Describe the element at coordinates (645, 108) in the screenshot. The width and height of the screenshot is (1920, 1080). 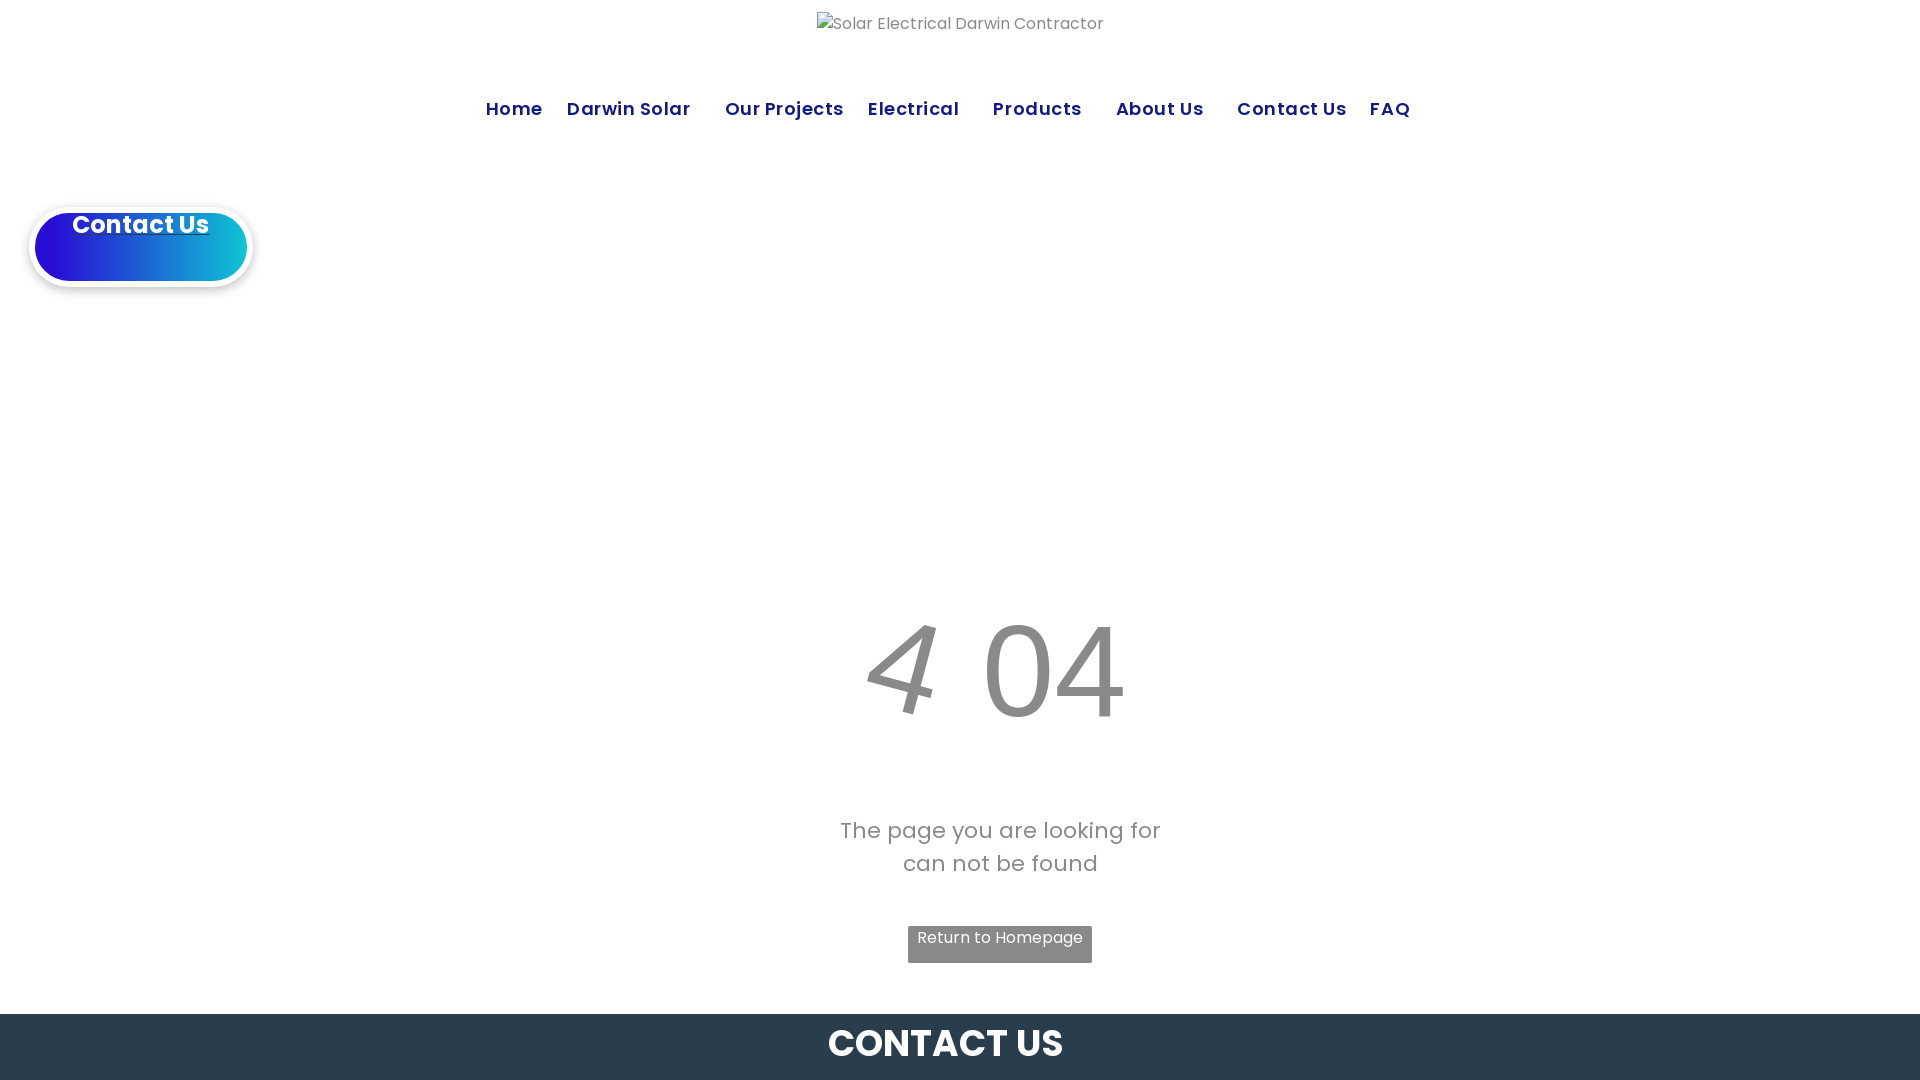
I see `'Darwin Solar'` at that location.